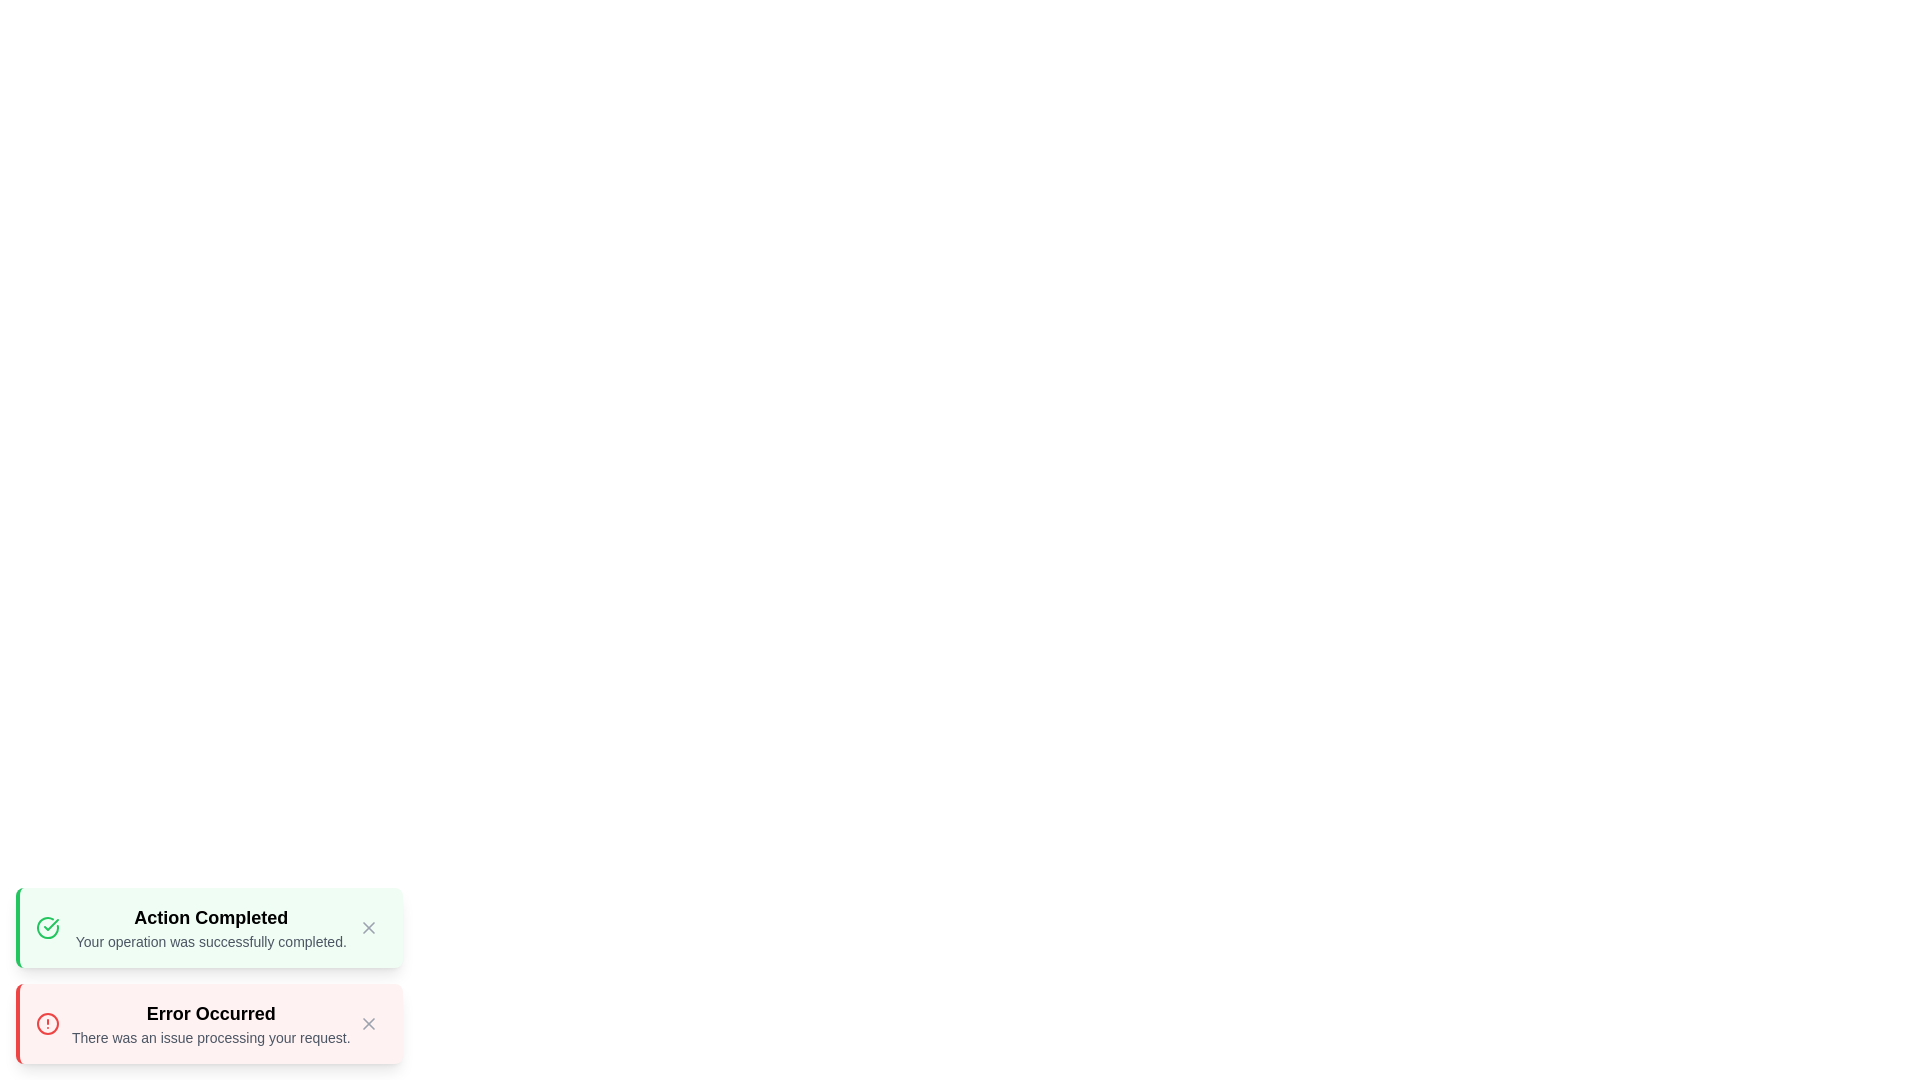 Image resolution: width=1920 pixels, height=1080 pixels. What do you see at coordinates (211, 918) in the screenshot?
I see `the text content of the alert with title Action Completed` at bounding box center [211, 918].